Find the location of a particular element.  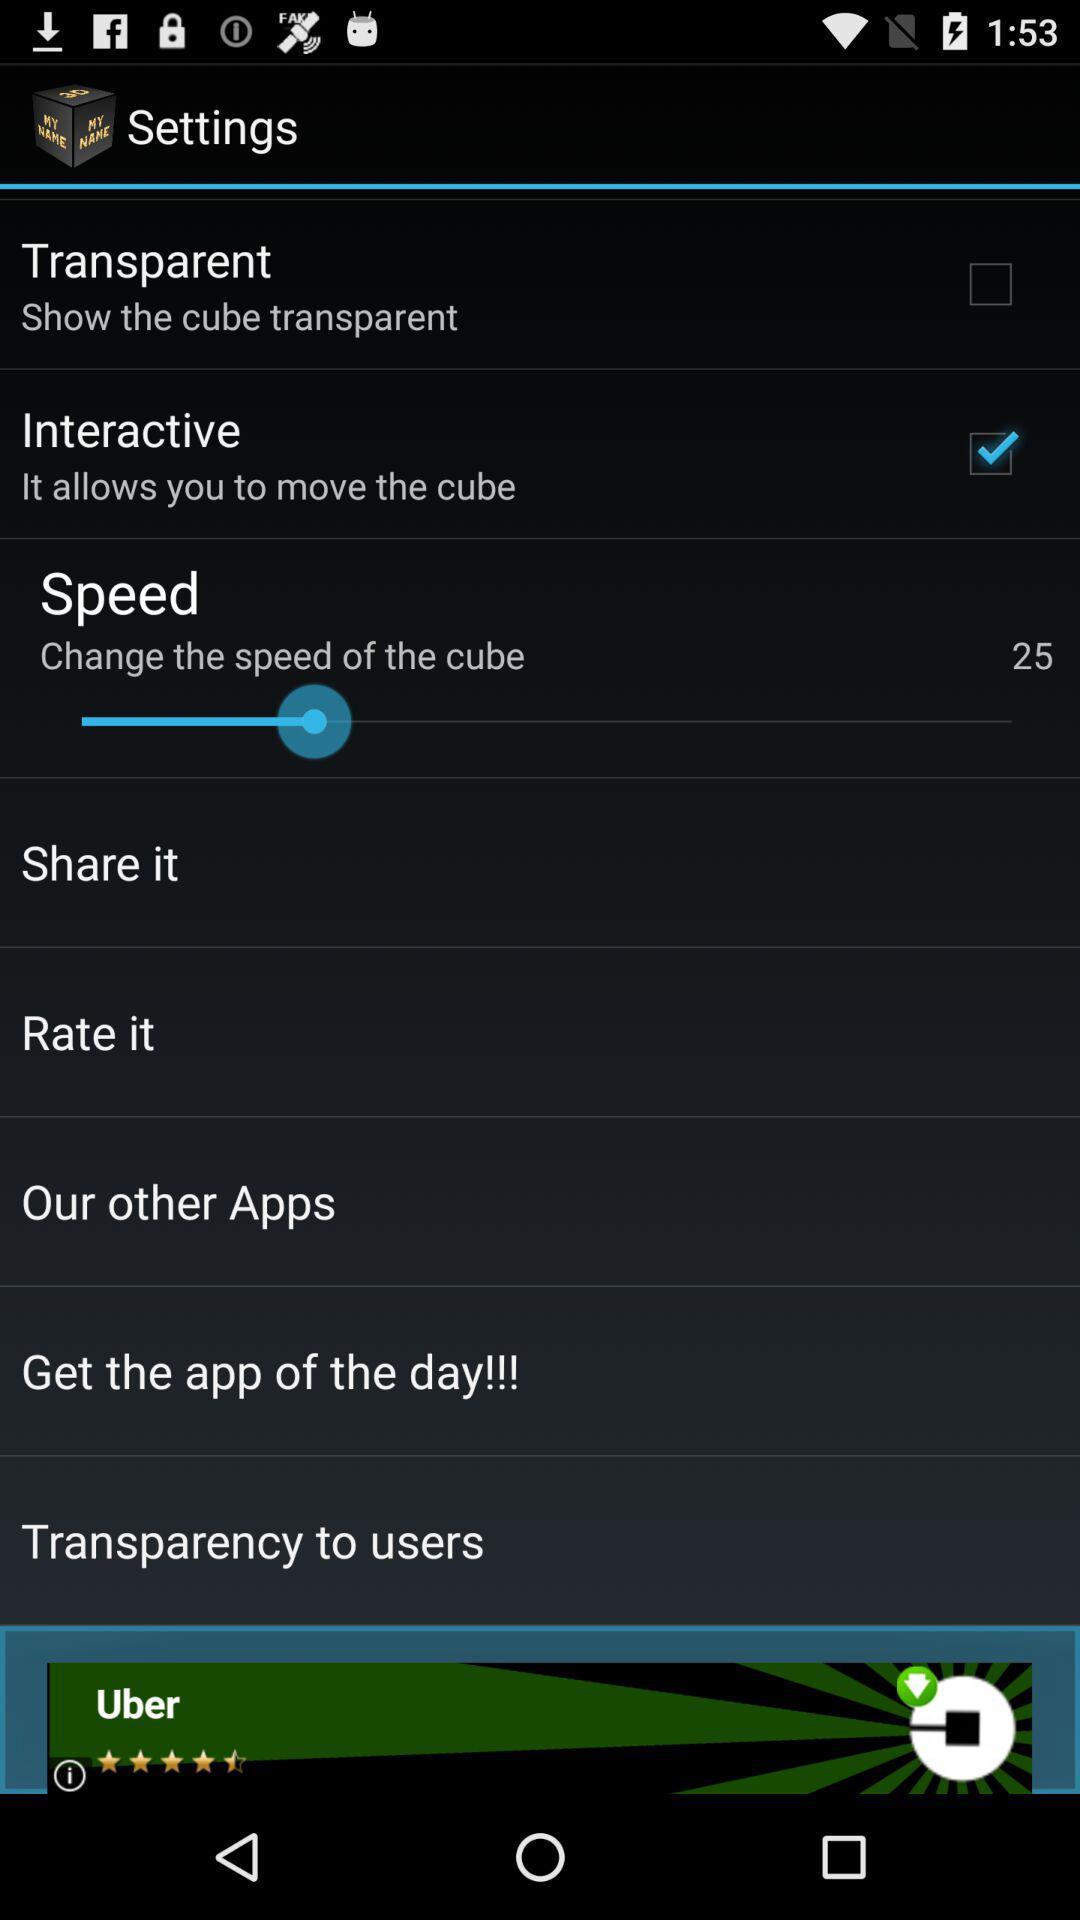

display advertisement campaigns is located at coordinates (538, 1727).